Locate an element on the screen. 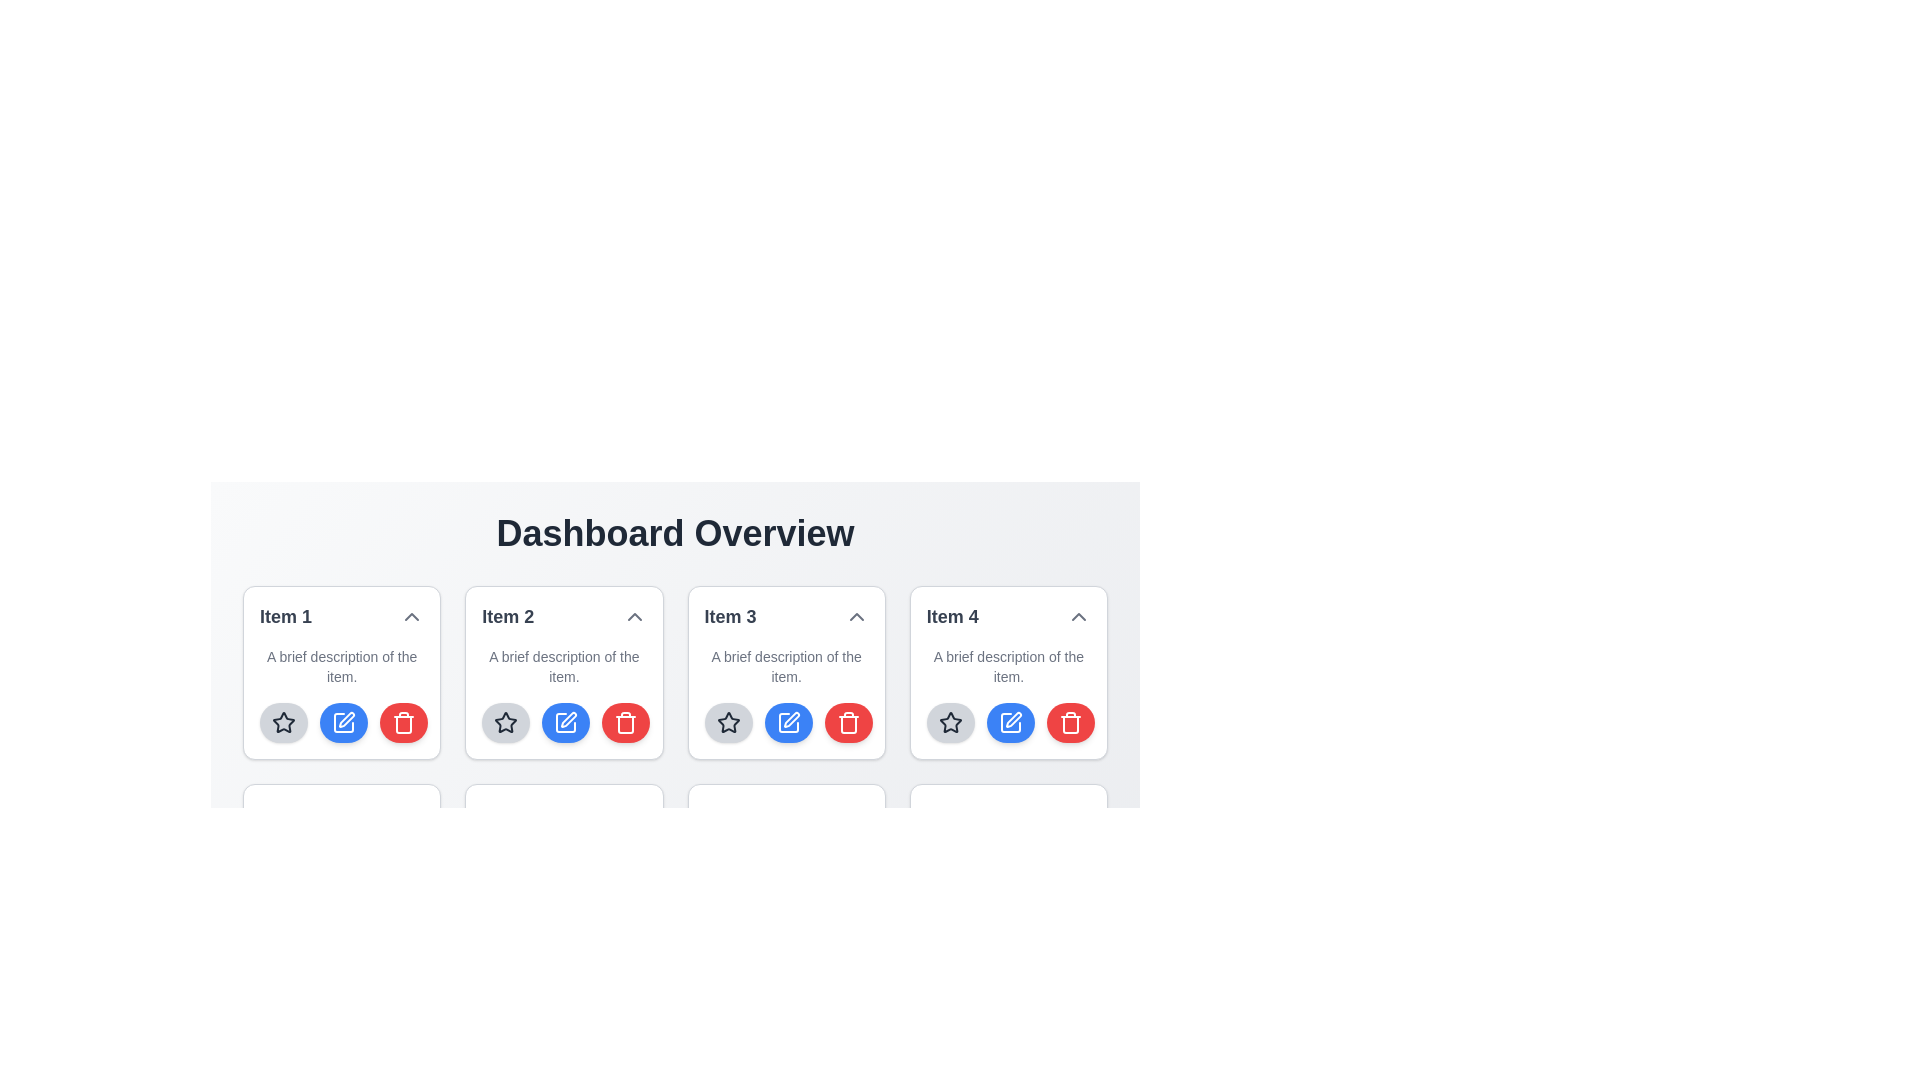 The height and width of the screenshot is (1080, 1920). the delete icon button located in the lower right corner of the card titled 'Item 3' is located at coordinates (848, 722).